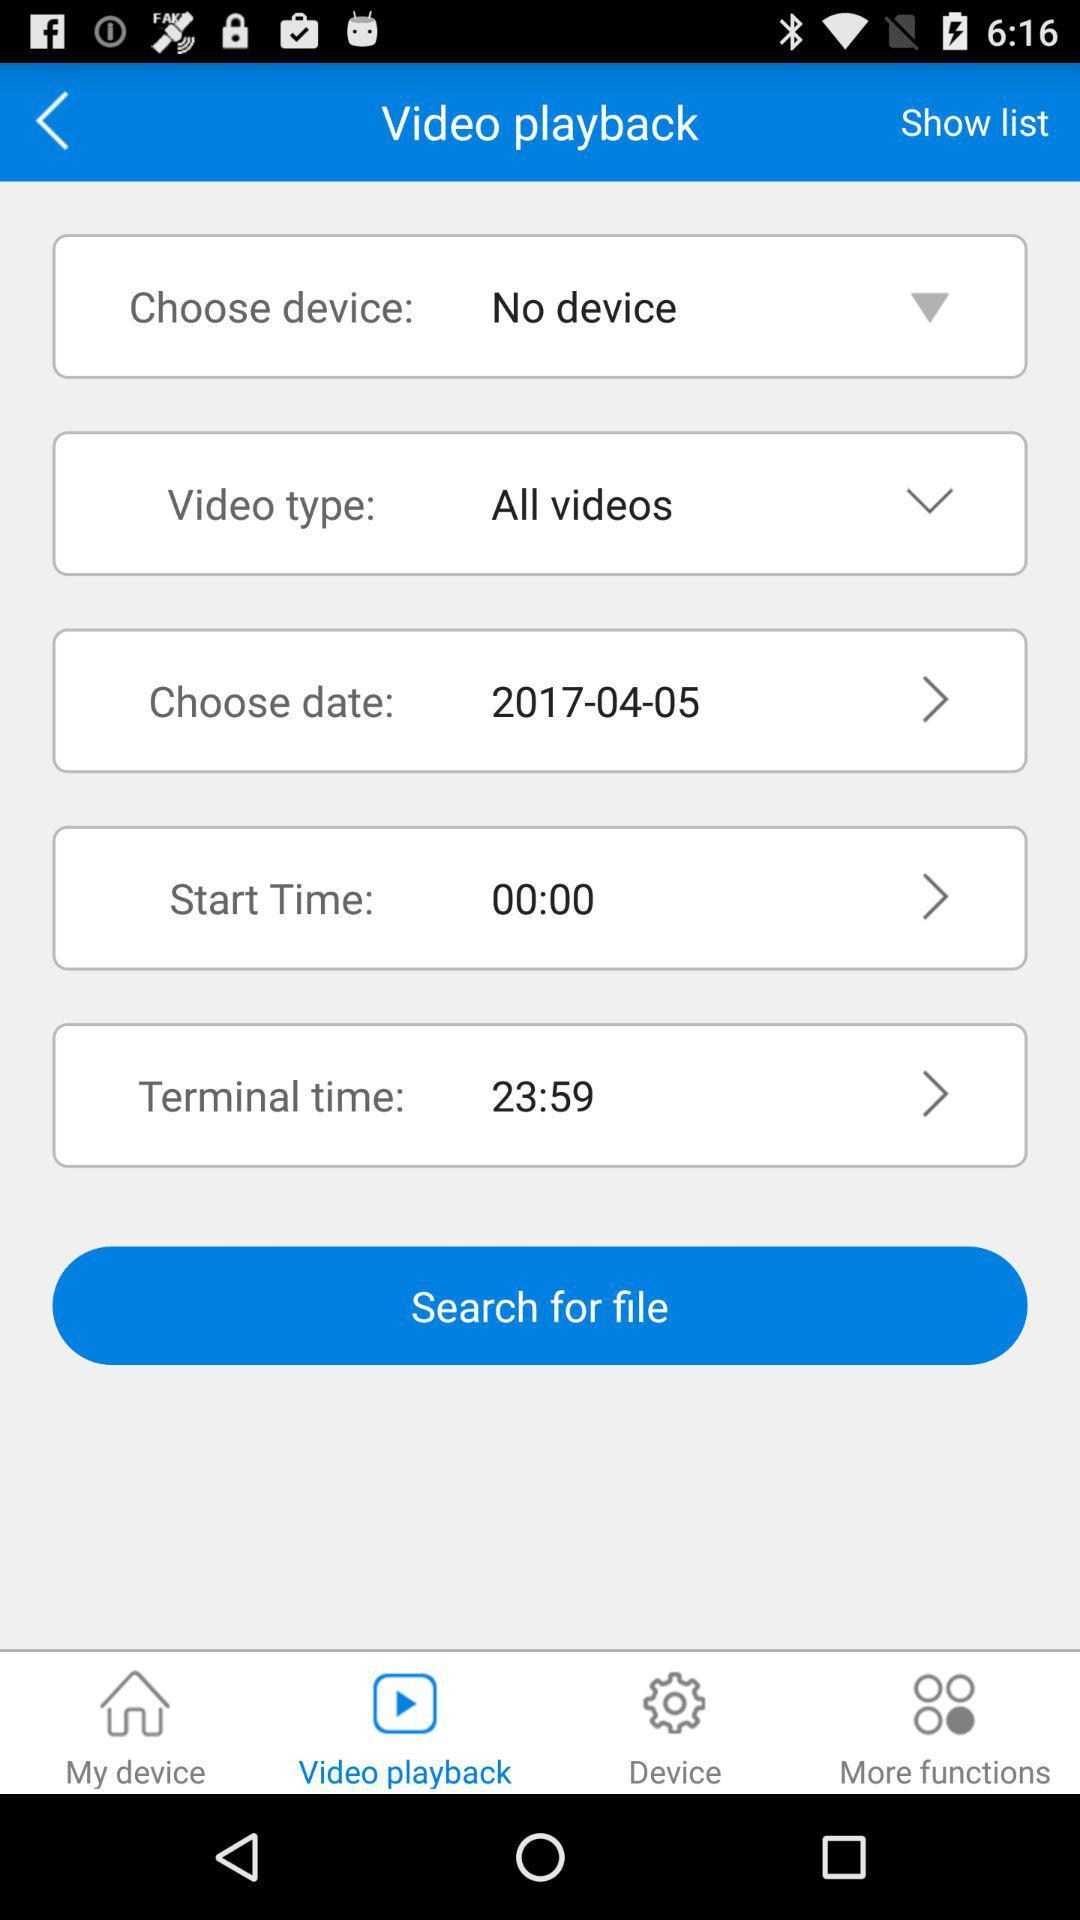 Image resolution: width=1080 pixels, height=1920 pixels. Describe the element at coordinates (540, 1305) in the screenshot. I see `item below the terminal time: item` at that location.